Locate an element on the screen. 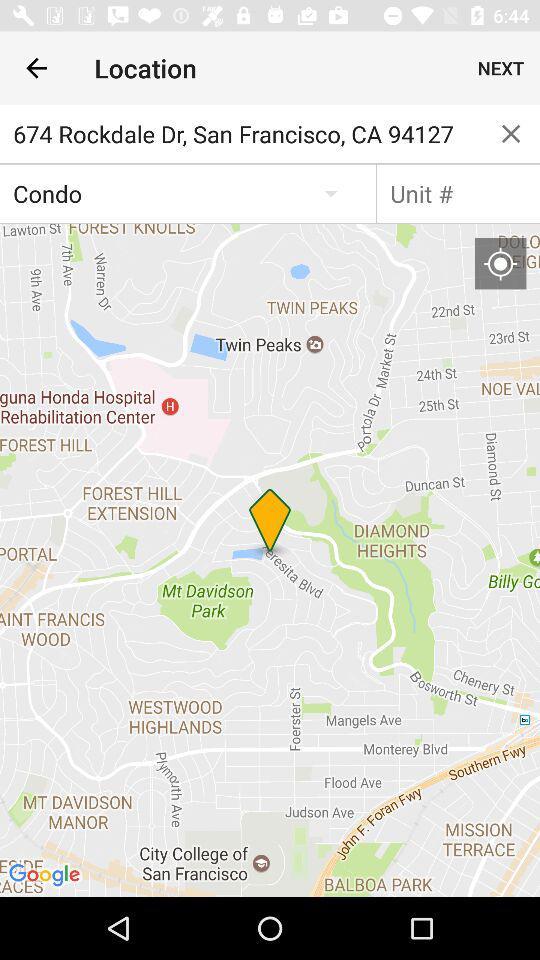 The image size is (540, 960). the close icon is located at coordinates (511, 132).